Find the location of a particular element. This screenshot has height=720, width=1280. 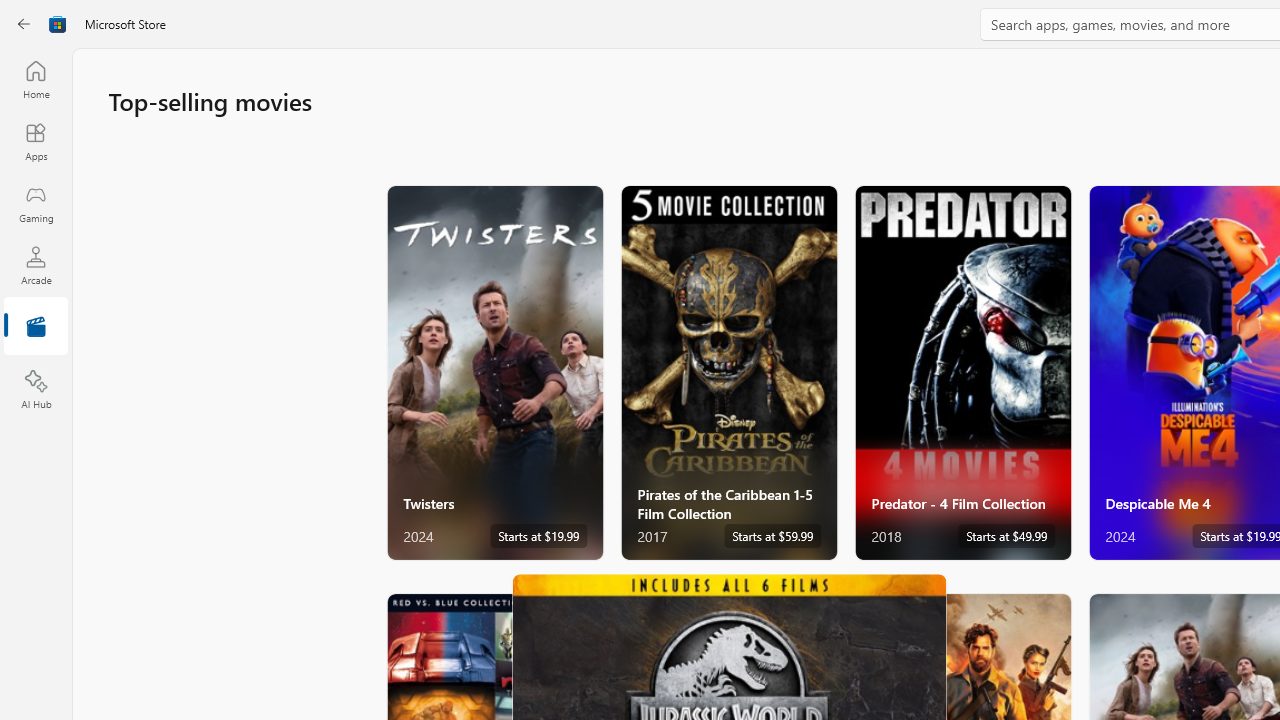

'Gaming' is located at coordinates (35, 203).